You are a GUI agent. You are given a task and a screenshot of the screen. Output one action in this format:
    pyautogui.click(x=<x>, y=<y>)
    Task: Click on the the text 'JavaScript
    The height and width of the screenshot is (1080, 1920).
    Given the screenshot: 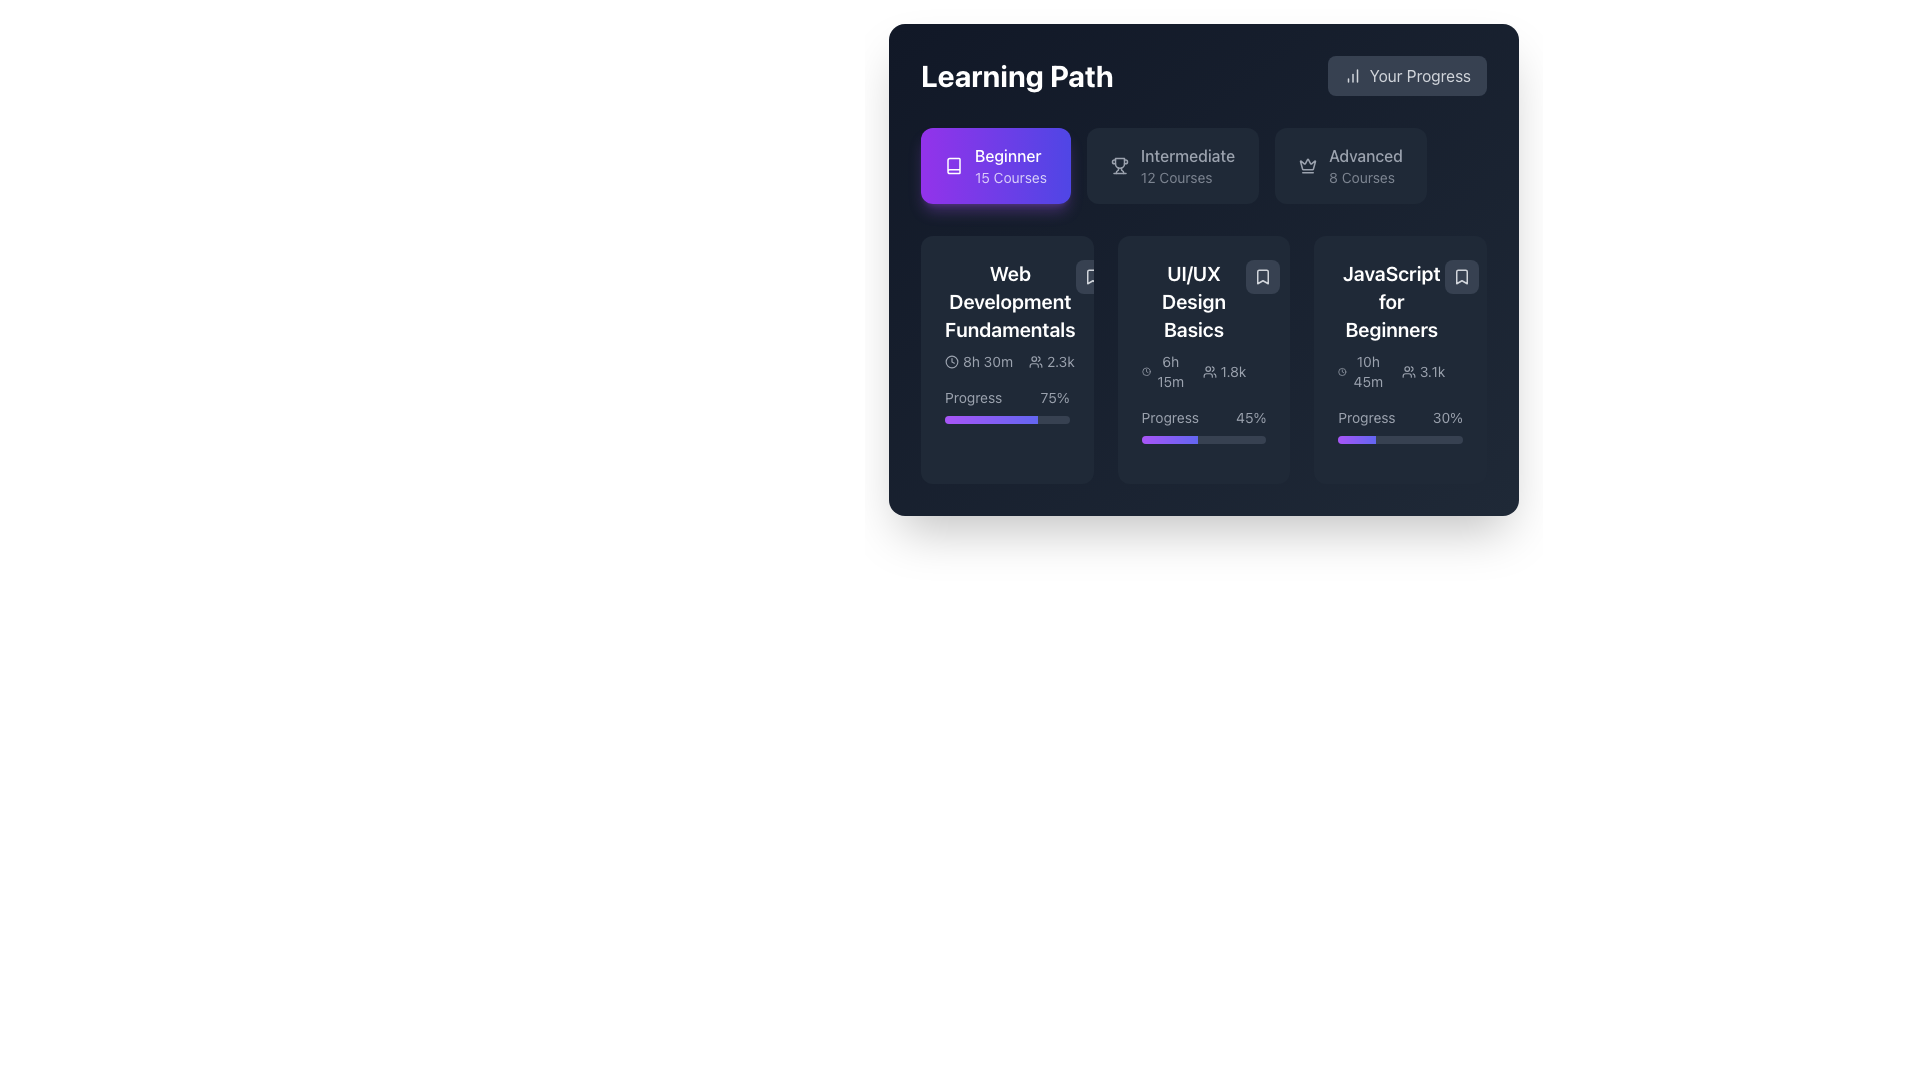 What is the action you would take?
    pyautogui.click(x=1390, y=301)
    